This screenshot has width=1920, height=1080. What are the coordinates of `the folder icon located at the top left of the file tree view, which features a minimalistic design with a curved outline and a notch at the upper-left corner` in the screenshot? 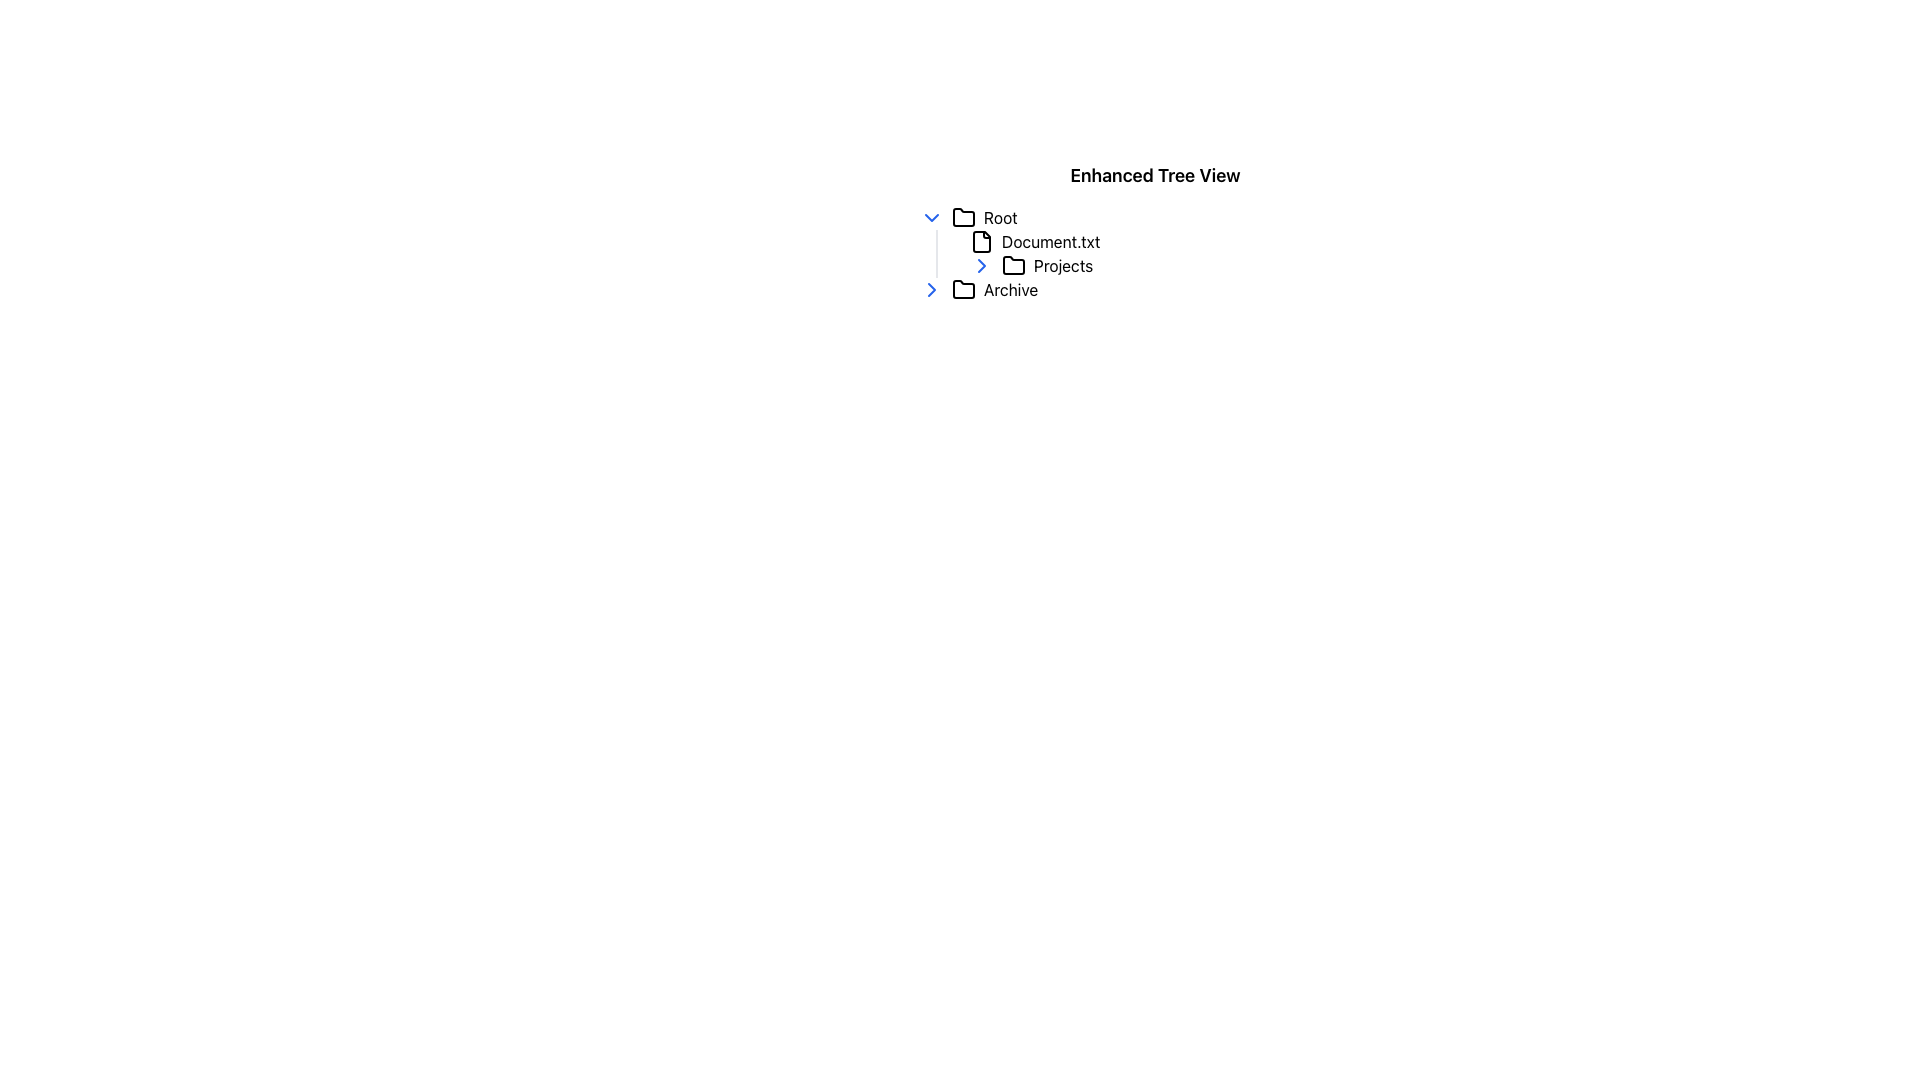 It's located at (964, 216).